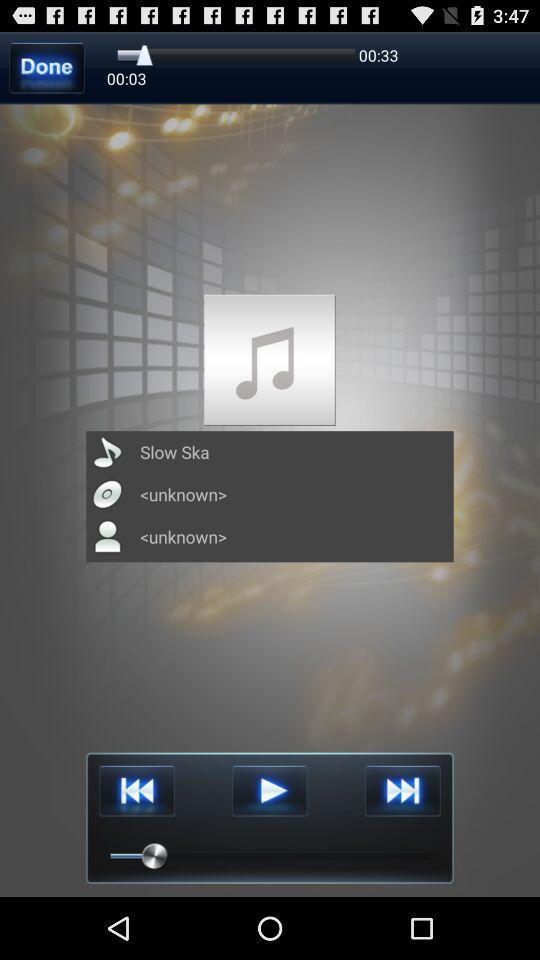 Image resolution: width=540 pixels, height=960 pixels. What do you see at coordinates (136, 791) in the screenshot?
I see `previous` at bounding box center [136, 791].